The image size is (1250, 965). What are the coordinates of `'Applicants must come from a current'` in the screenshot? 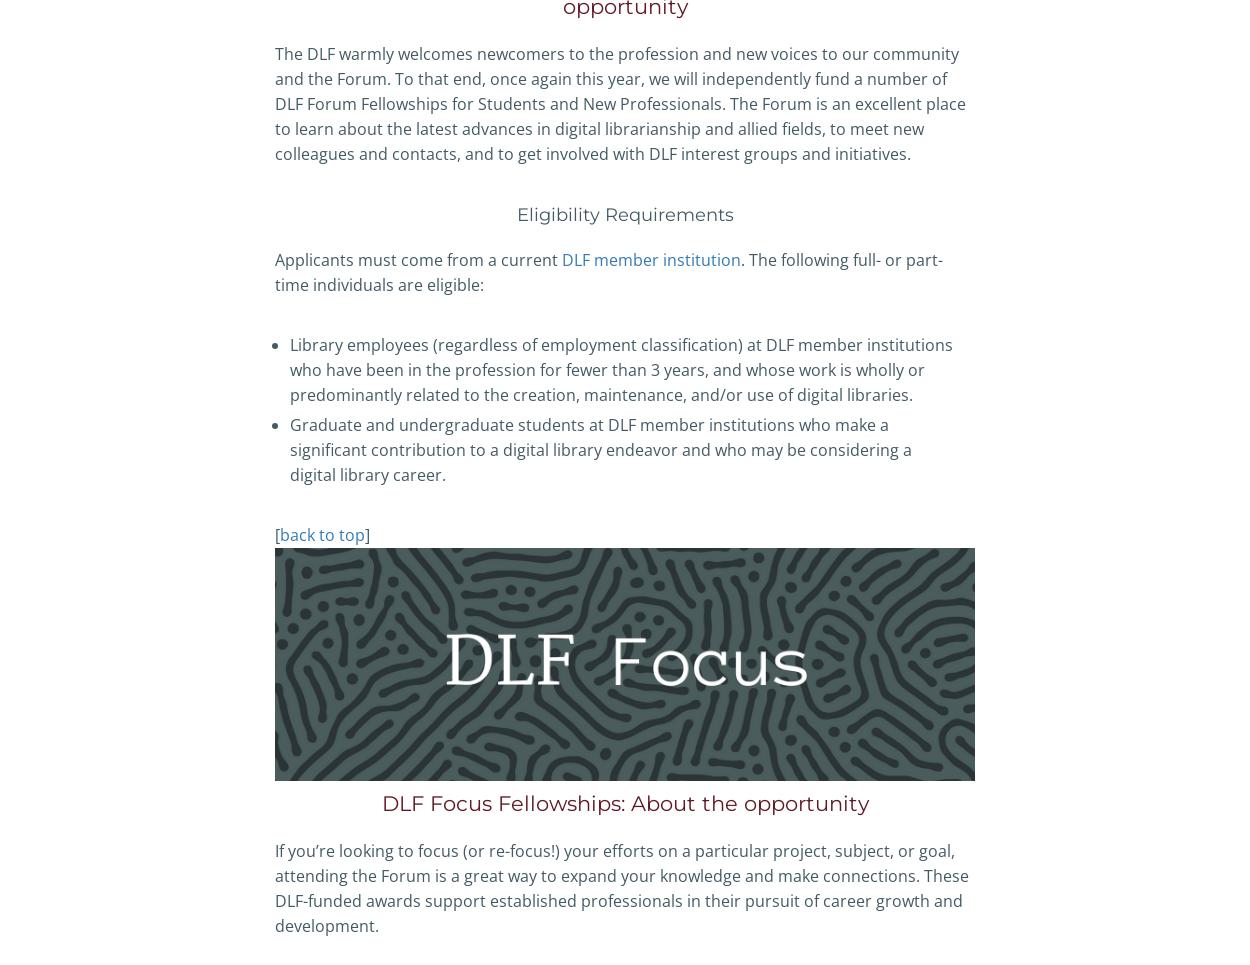 It's located at (418, 258).